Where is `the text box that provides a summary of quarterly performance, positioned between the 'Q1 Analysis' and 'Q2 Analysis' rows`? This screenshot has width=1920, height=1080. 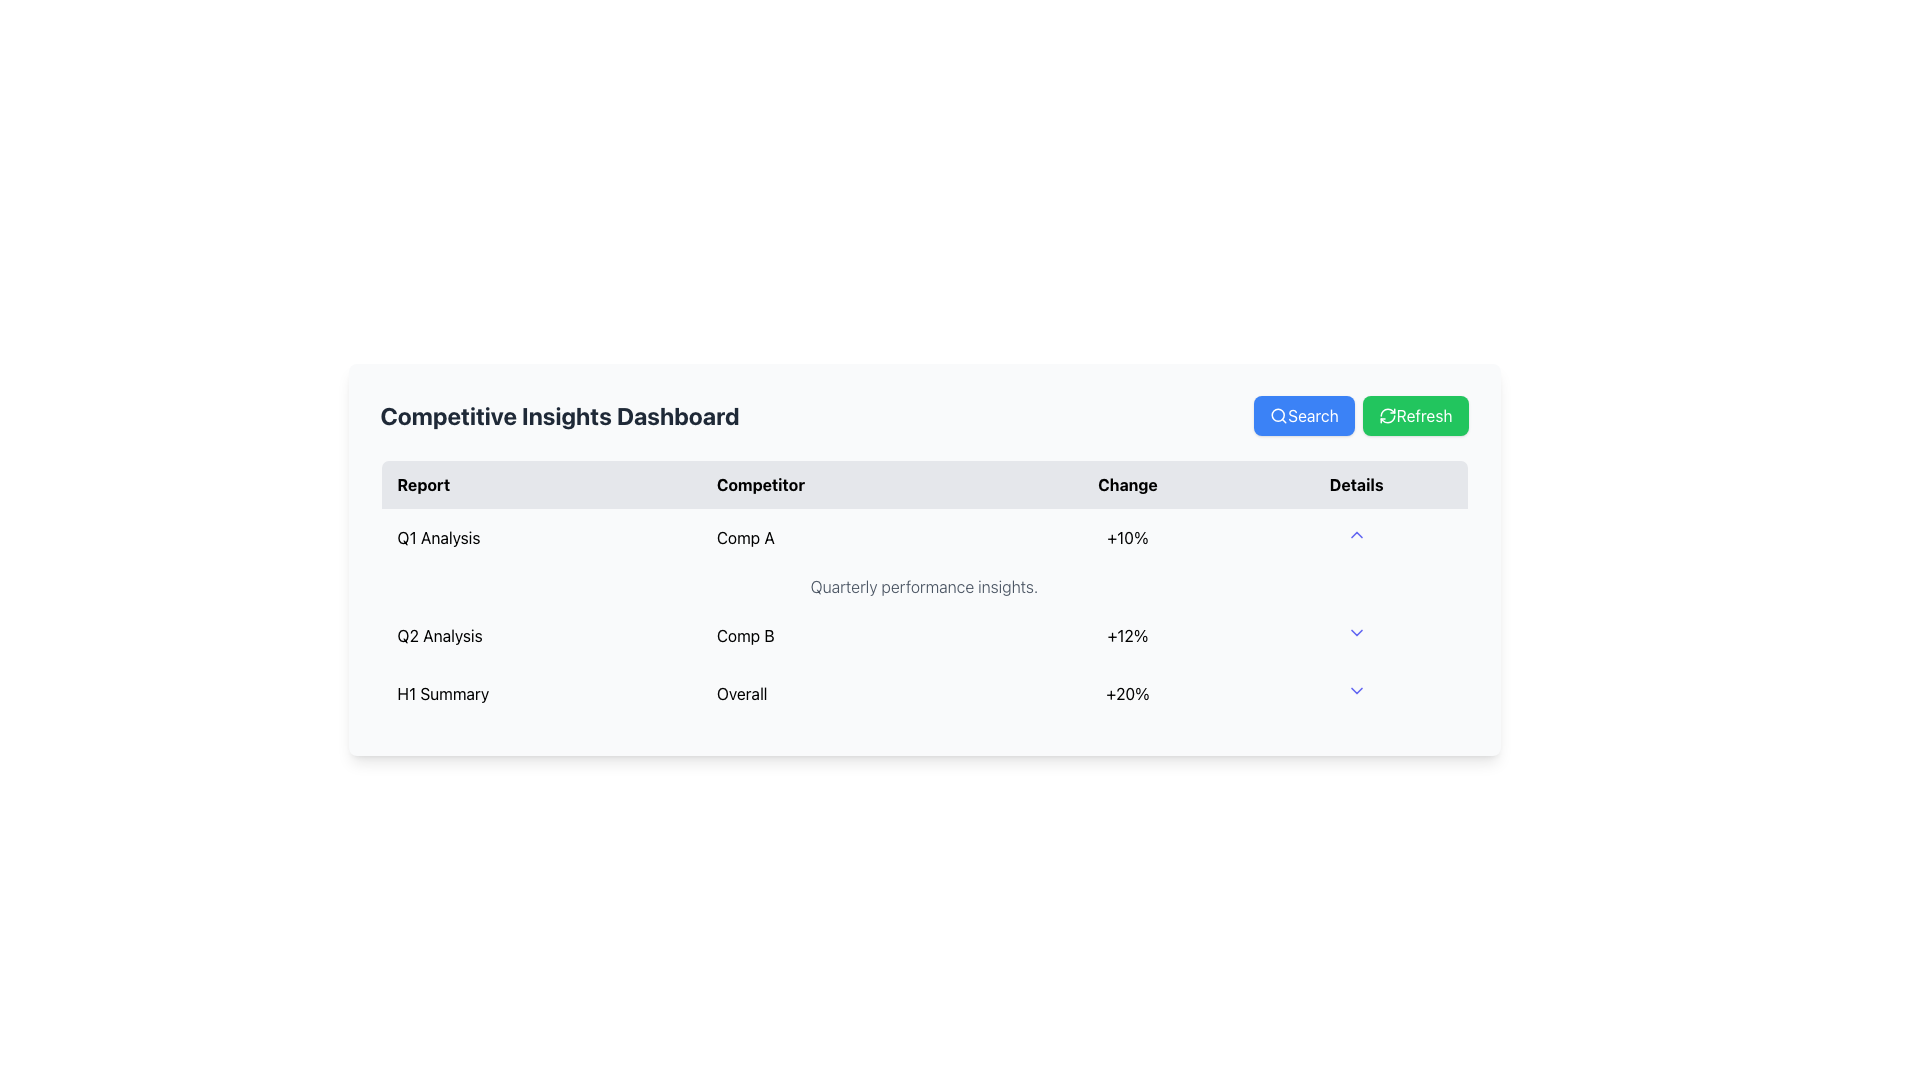
the text box that provides a summary of quarterly performance, positioned between the 'Q1 Analysis' and 'Q2 Analysis' rows is located at coordinates (923, 585).